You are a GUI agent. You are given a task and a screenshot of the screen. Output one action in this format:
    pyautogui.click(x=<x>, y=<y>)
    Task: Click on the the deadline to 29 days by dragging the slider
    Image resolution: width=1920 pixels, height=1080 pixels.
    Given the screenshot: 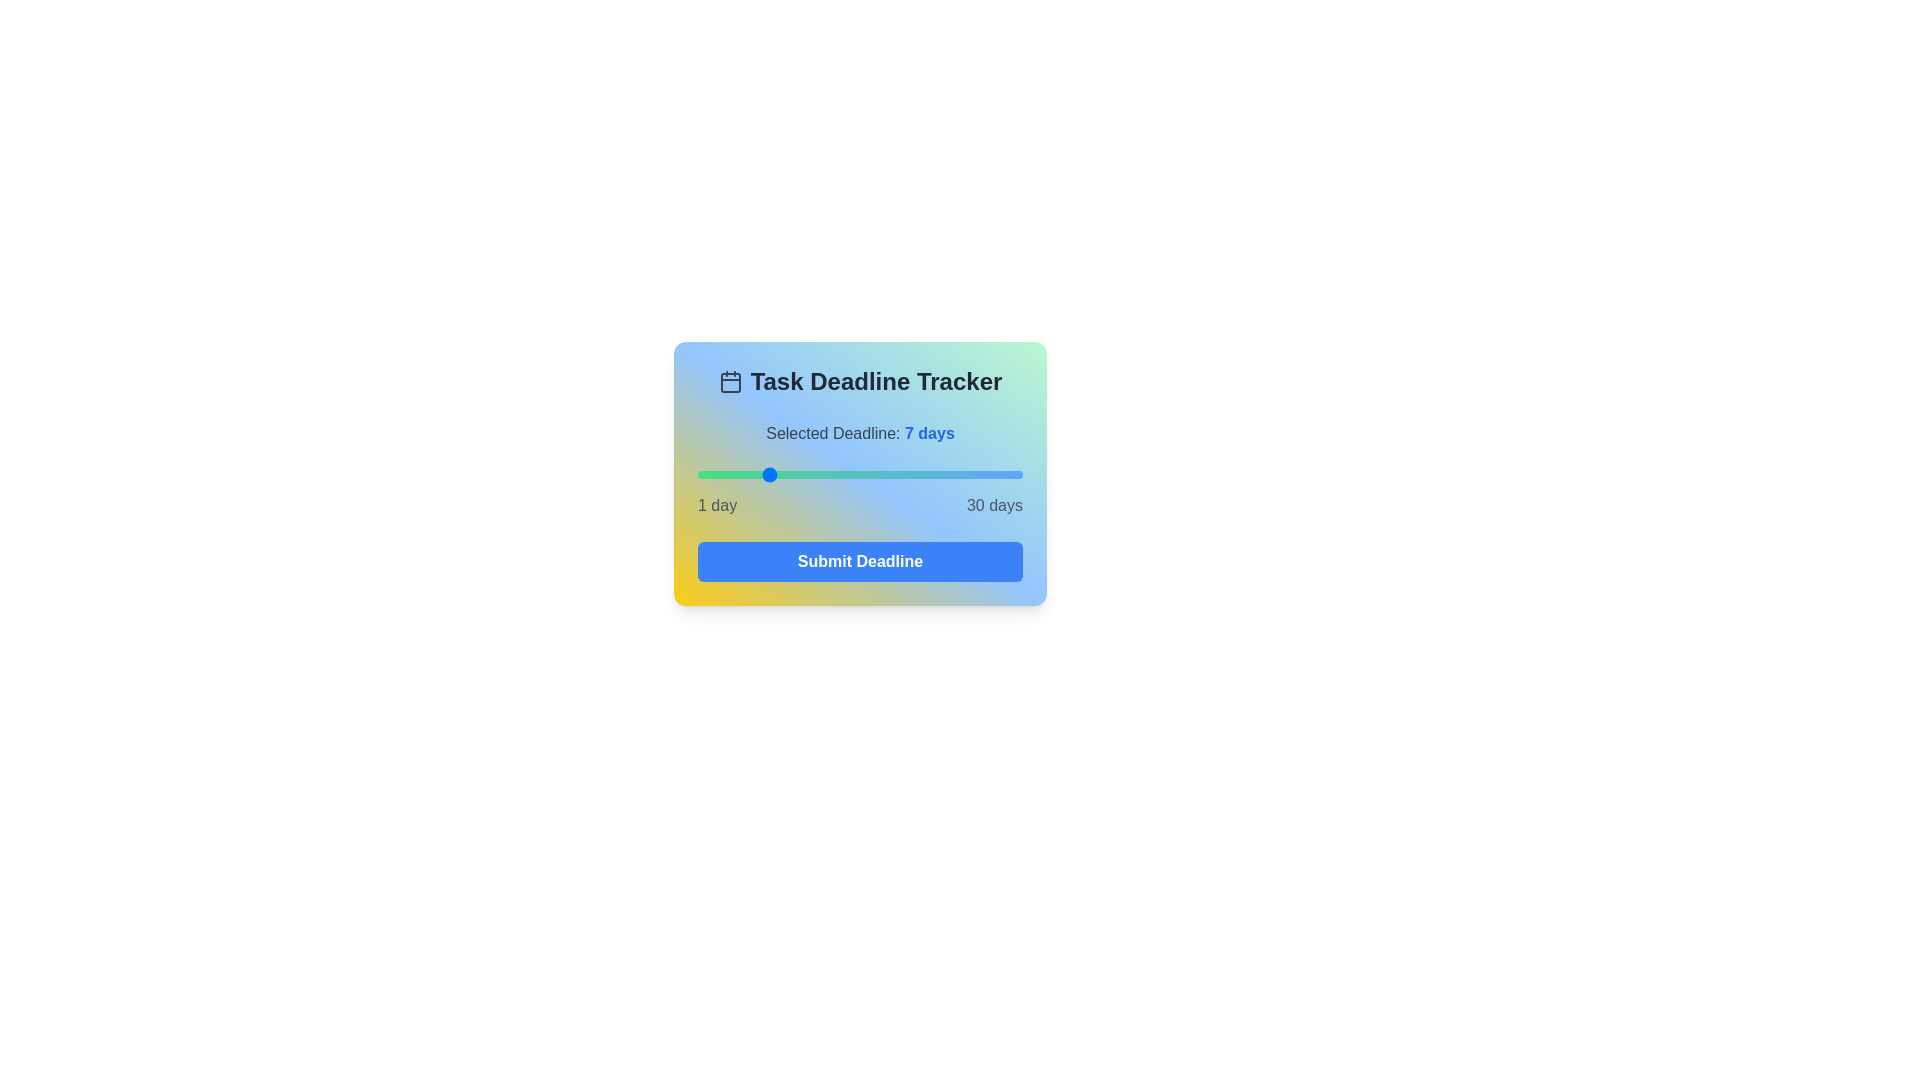 What is the action you would take?
    pyautogui.click(x=1011, y=474)
    